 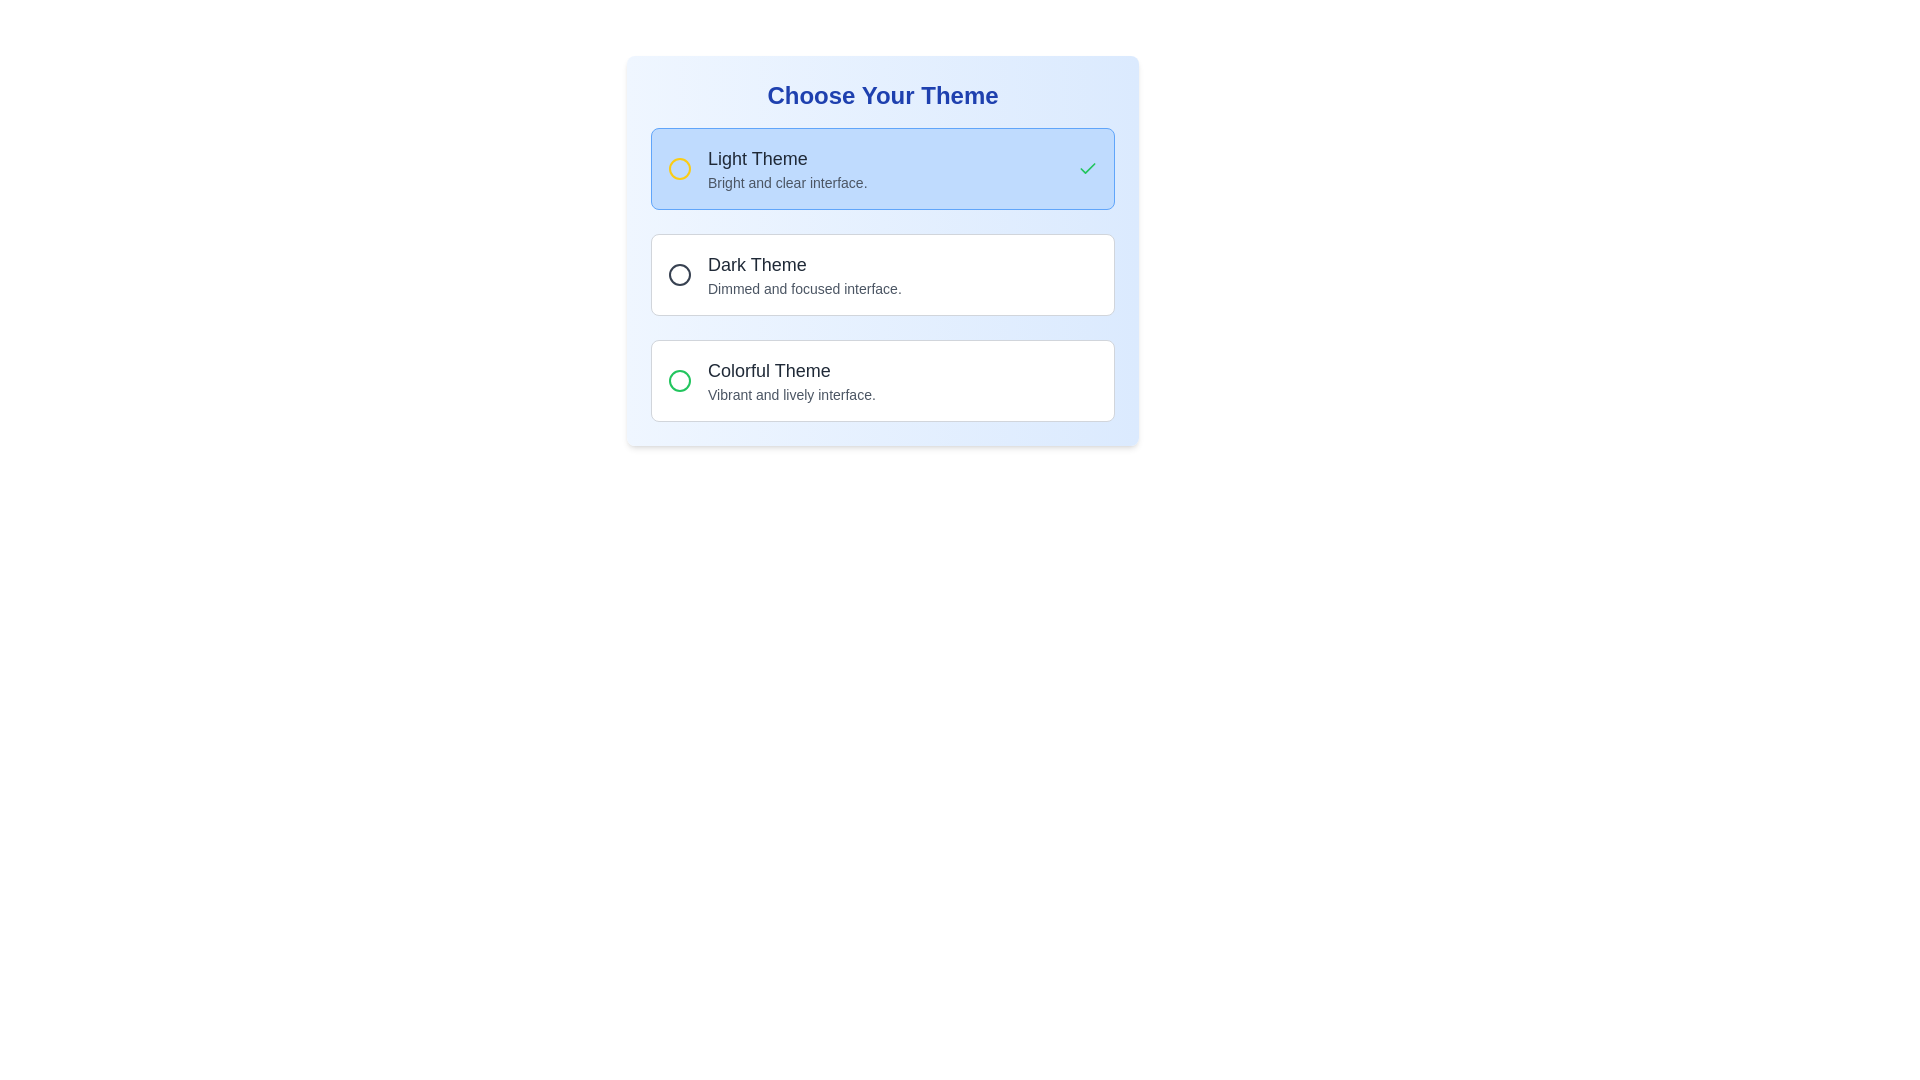 What do you see at coordinates (791, 381) in the screenshot?
I see `the text element titled 'Colorful Theme' which is the third option in a vertical list, positioned between 'Dark Theme' and subsequent content` at bounding box center [791, 381].